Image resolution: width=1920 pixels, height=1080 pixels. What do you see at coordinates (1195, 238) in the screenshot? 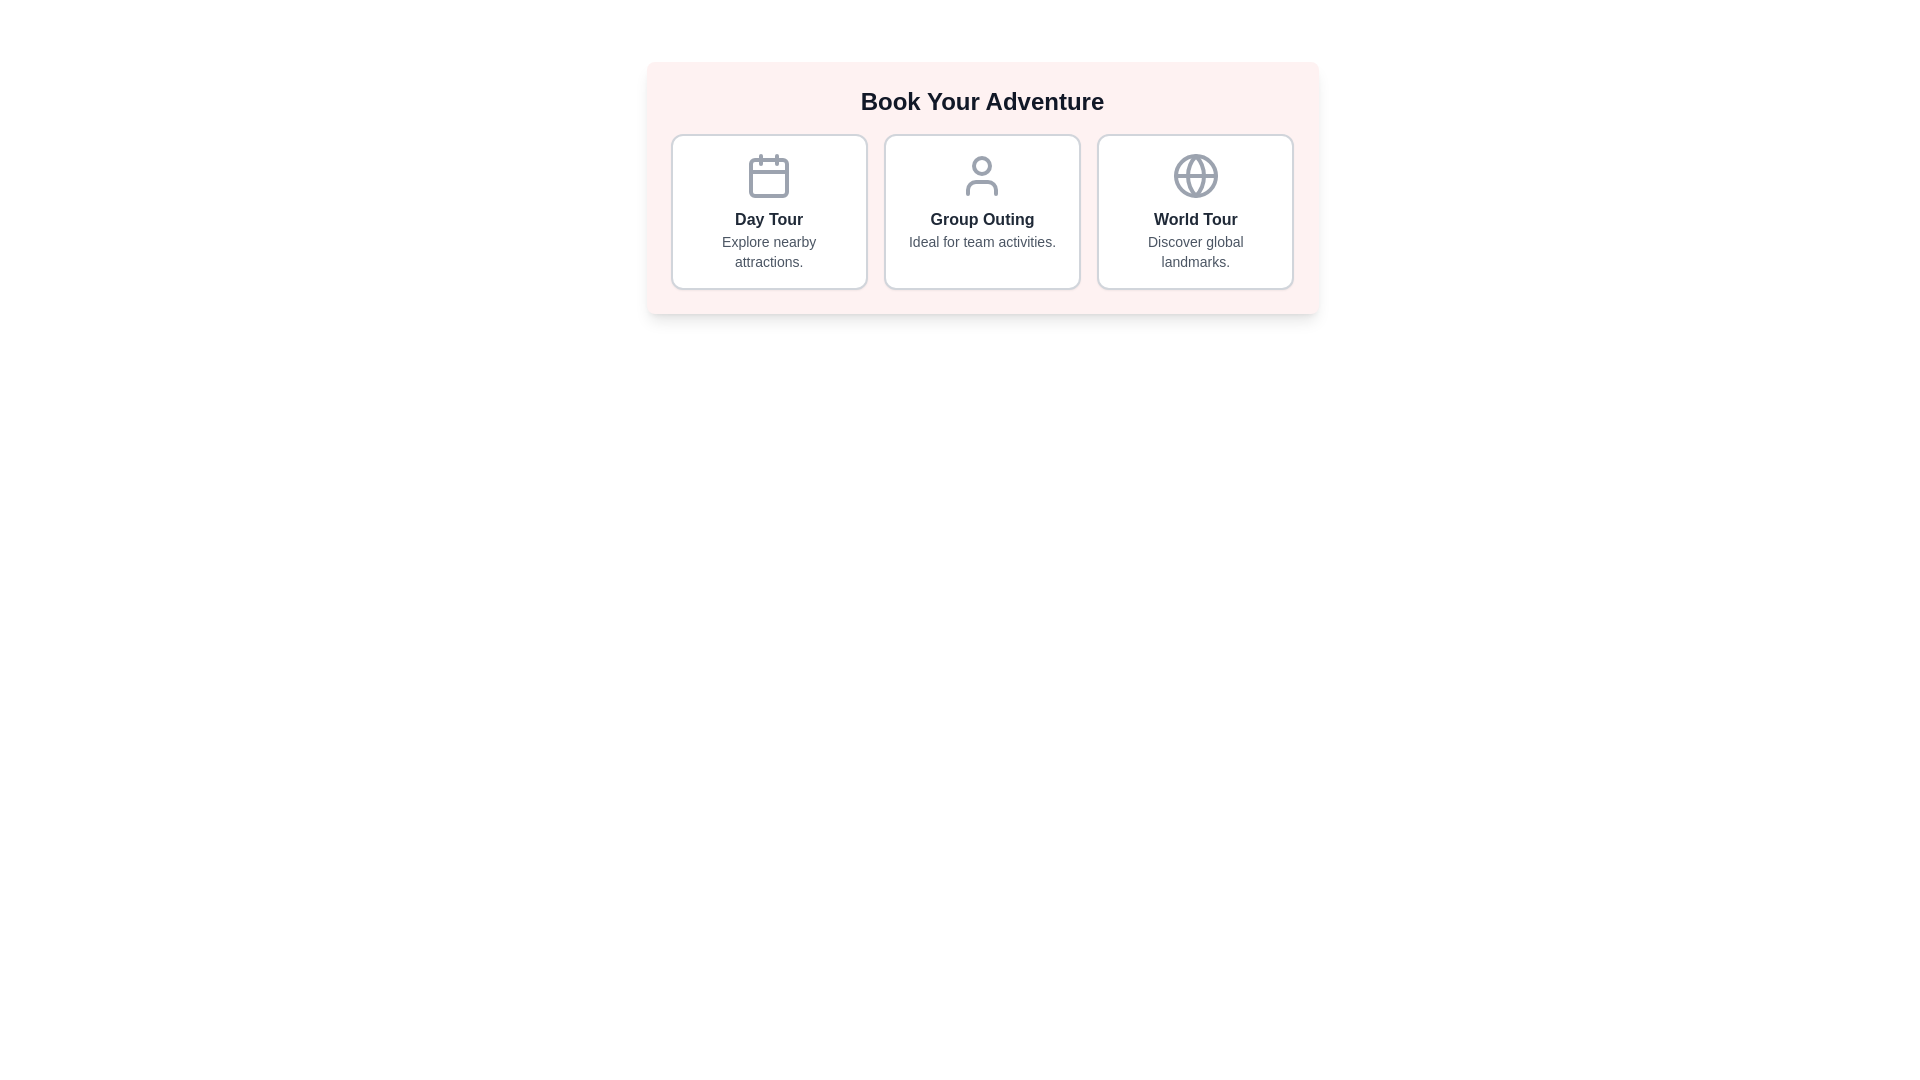
I see `text content 'Discover global landmarks.' from the 'World Tour' card, which is the third card in a horizontal layout and contains centered text below the globe icon` at bounding box center [1195, 238].